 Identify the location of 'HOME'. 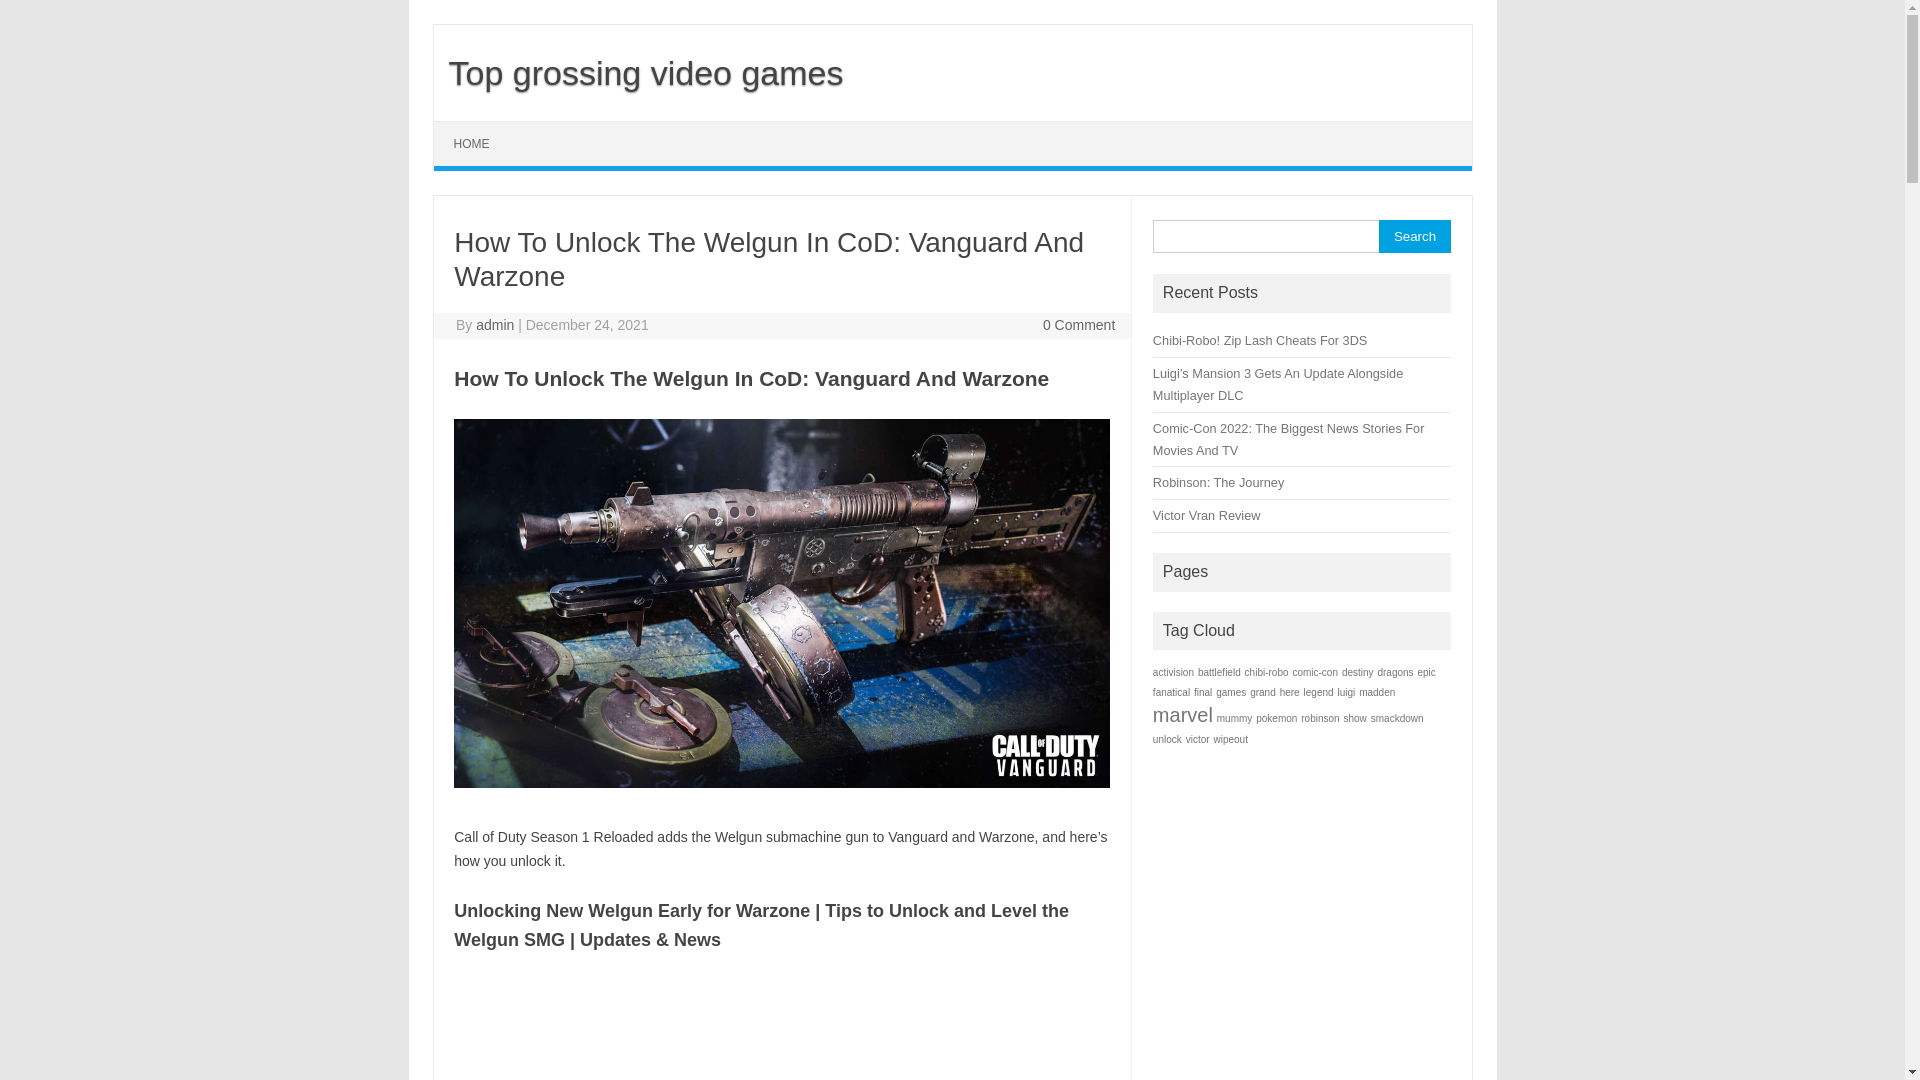
(432, 142).